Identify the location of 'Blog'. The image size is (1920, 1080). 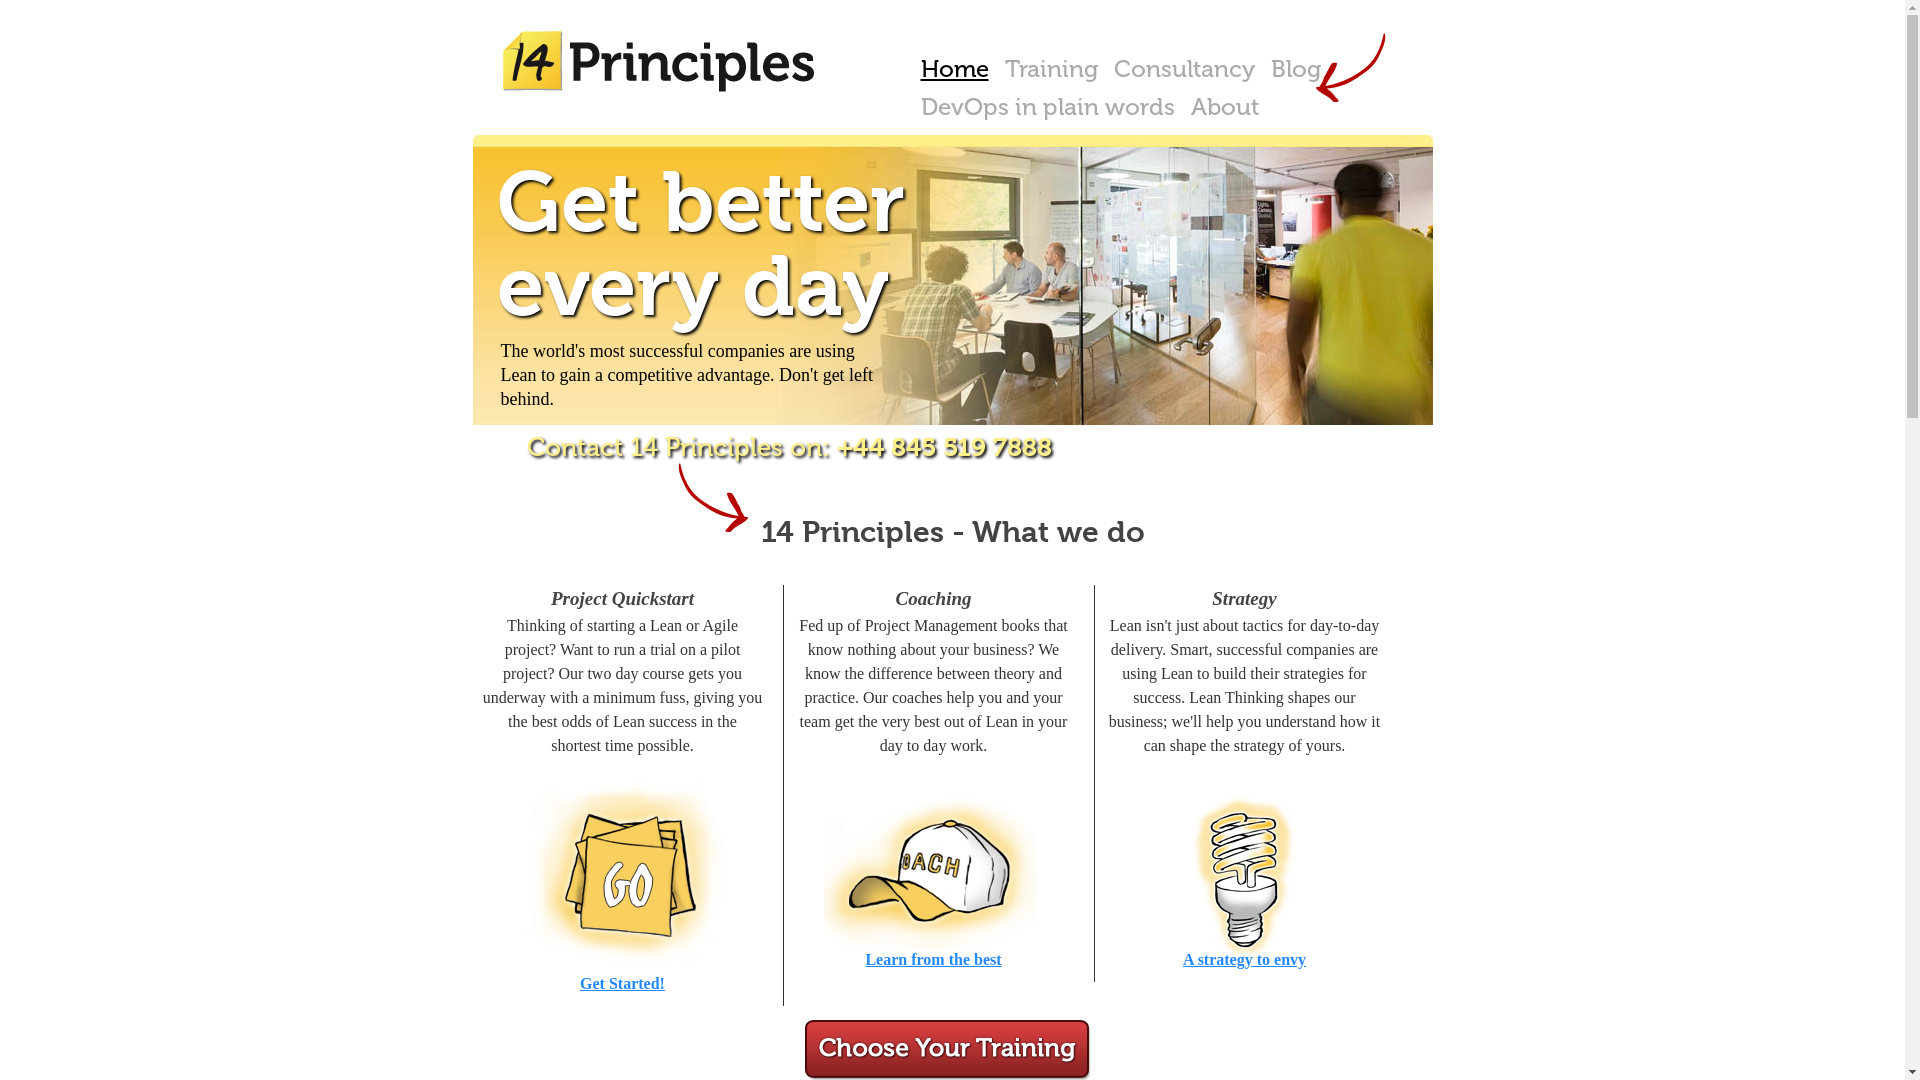
(1261, 68).